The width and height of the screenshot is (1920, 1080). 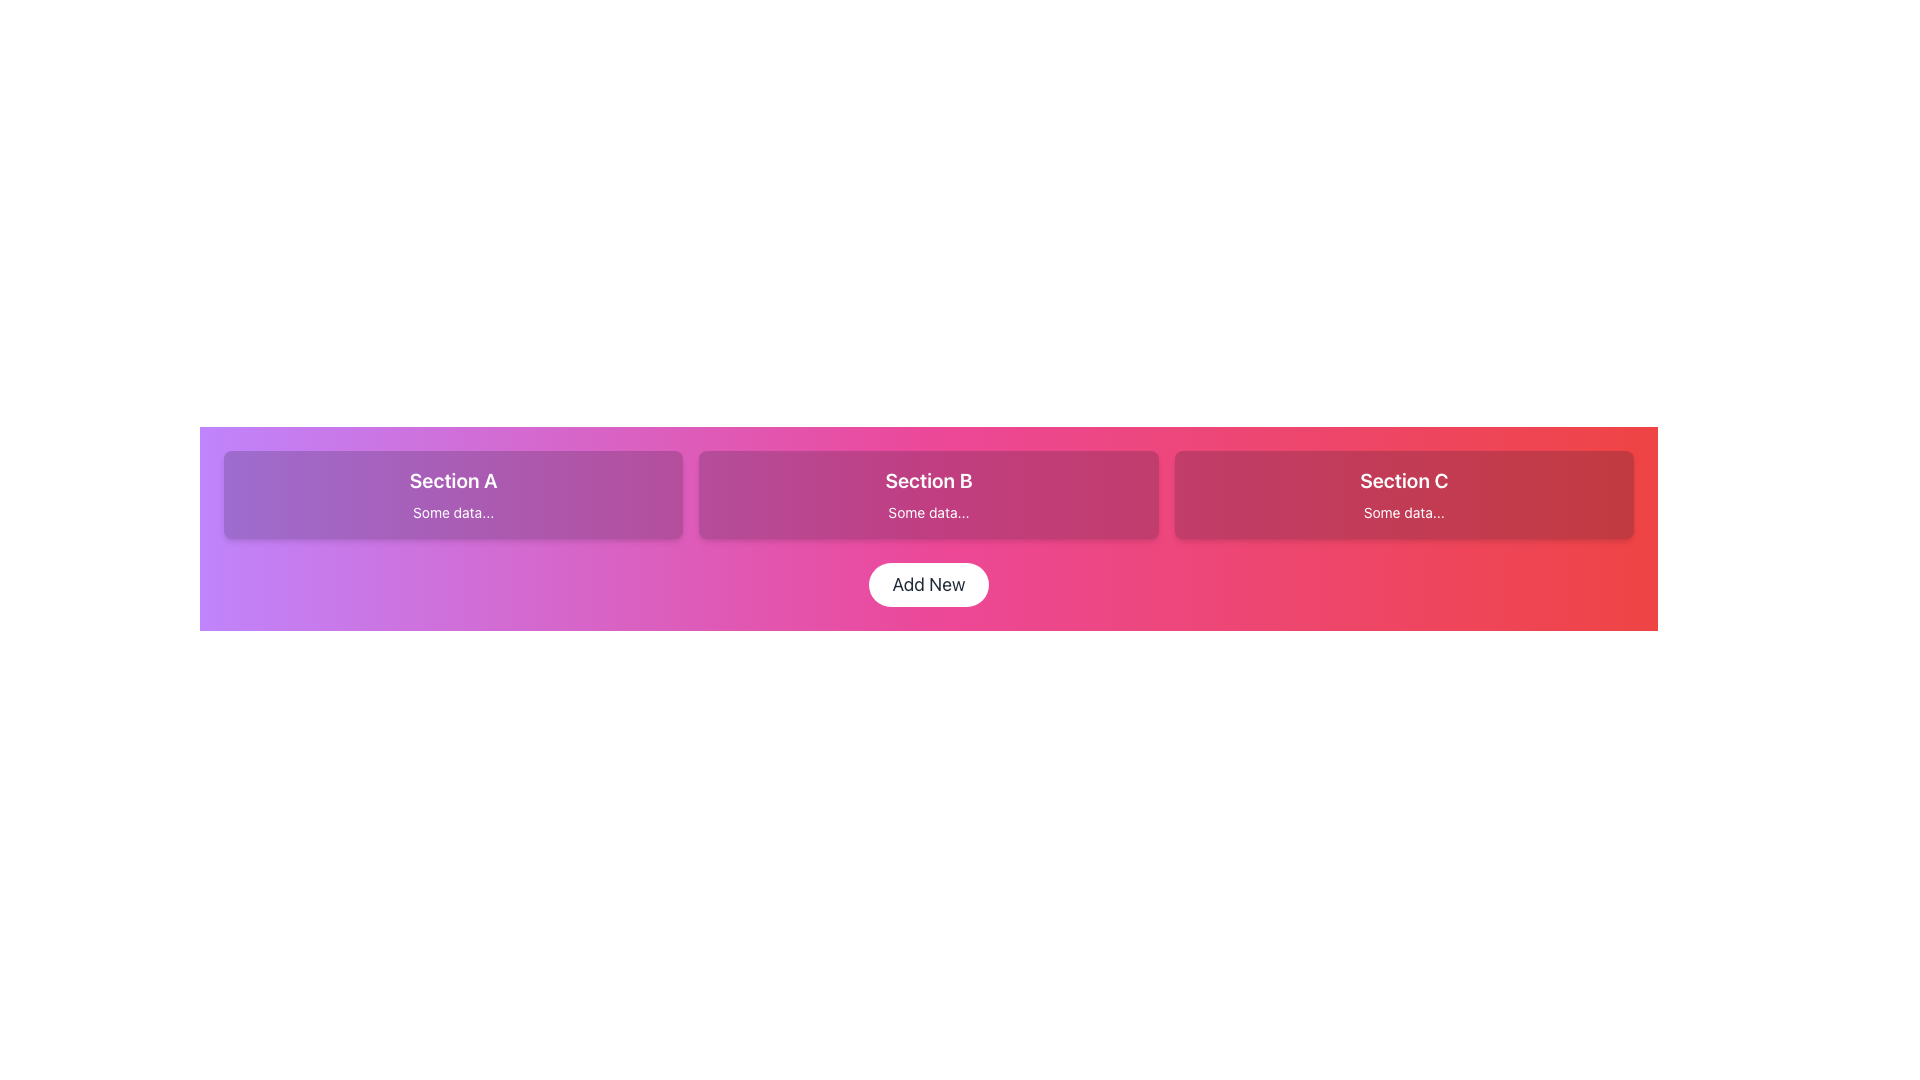 I want to click on the Informational Card labeled 'Section B' that contains the text 'Some data...' and is styled with a semi-transparent dark overlay, located in the middle of a 3-column grid, so click(x=927, y=494).